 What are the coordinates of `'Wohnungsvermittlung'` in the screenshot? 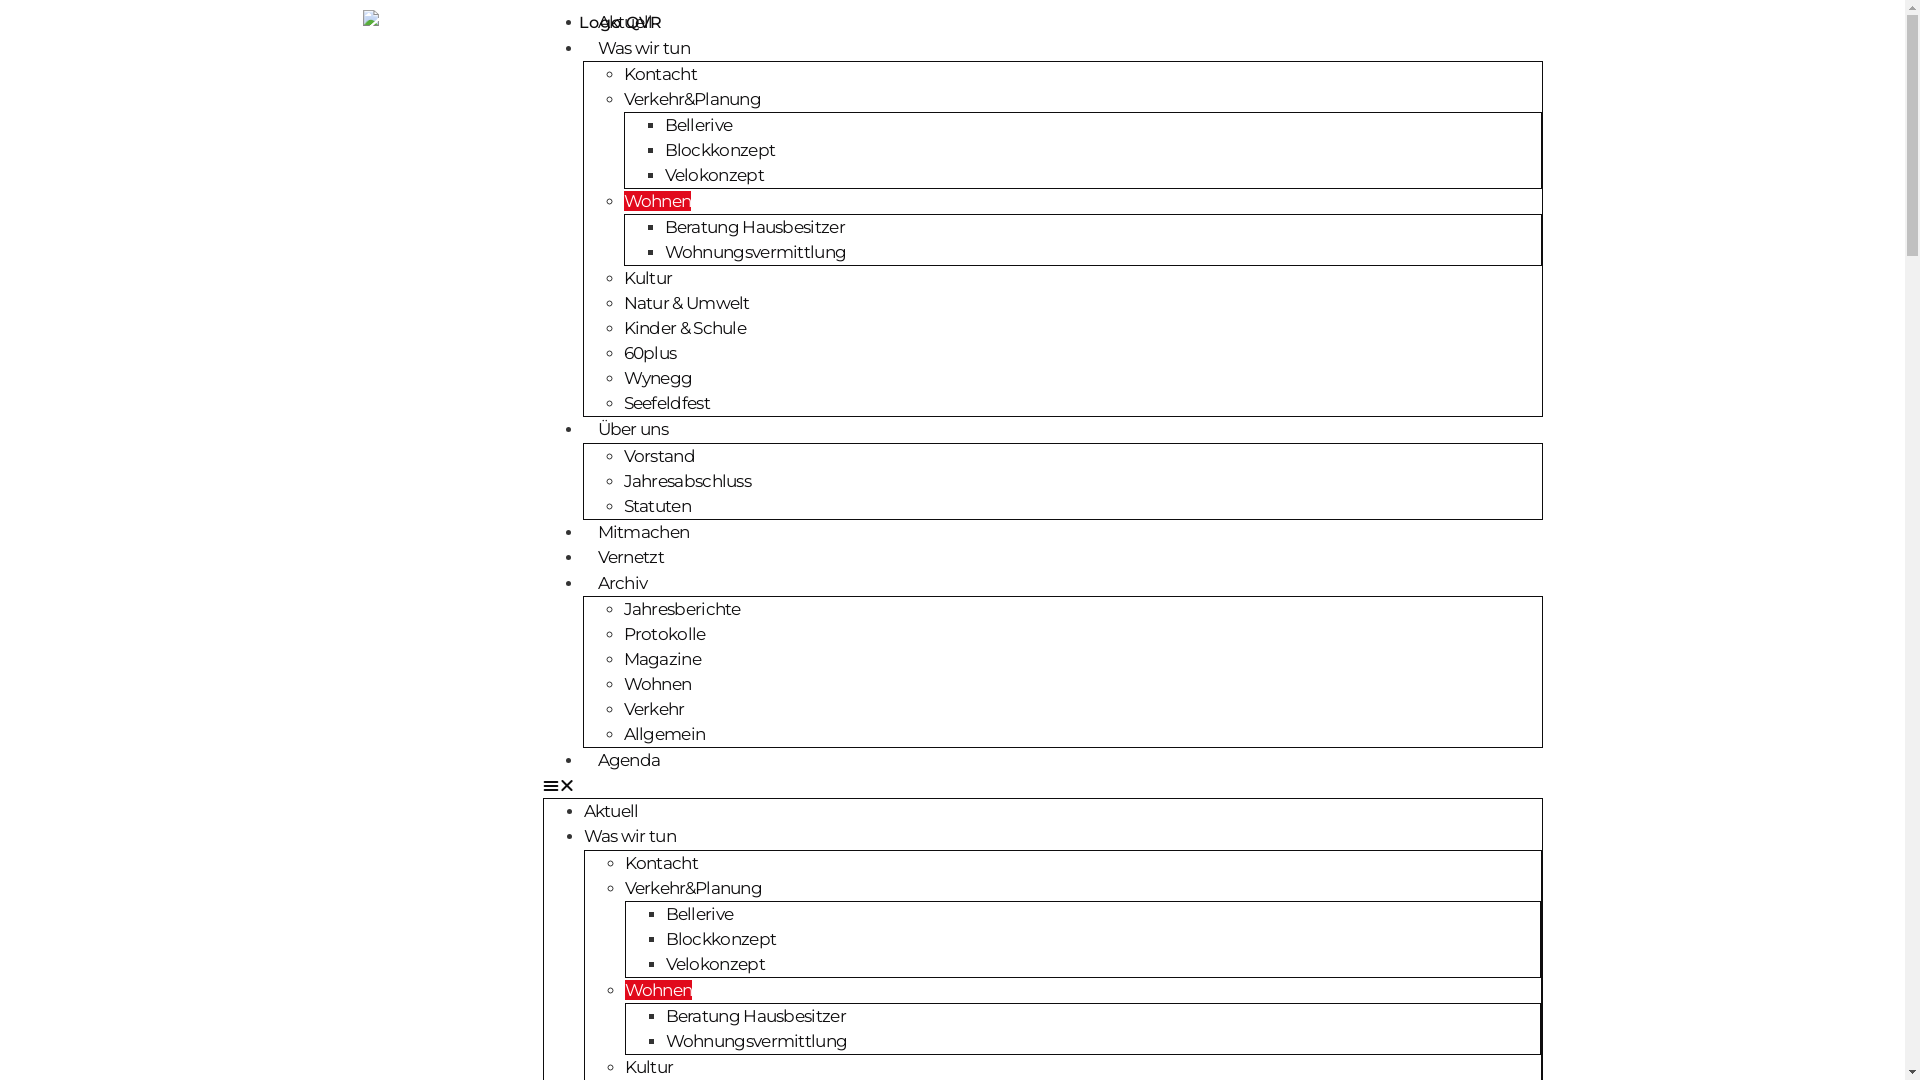 It's located at (756, 1039).